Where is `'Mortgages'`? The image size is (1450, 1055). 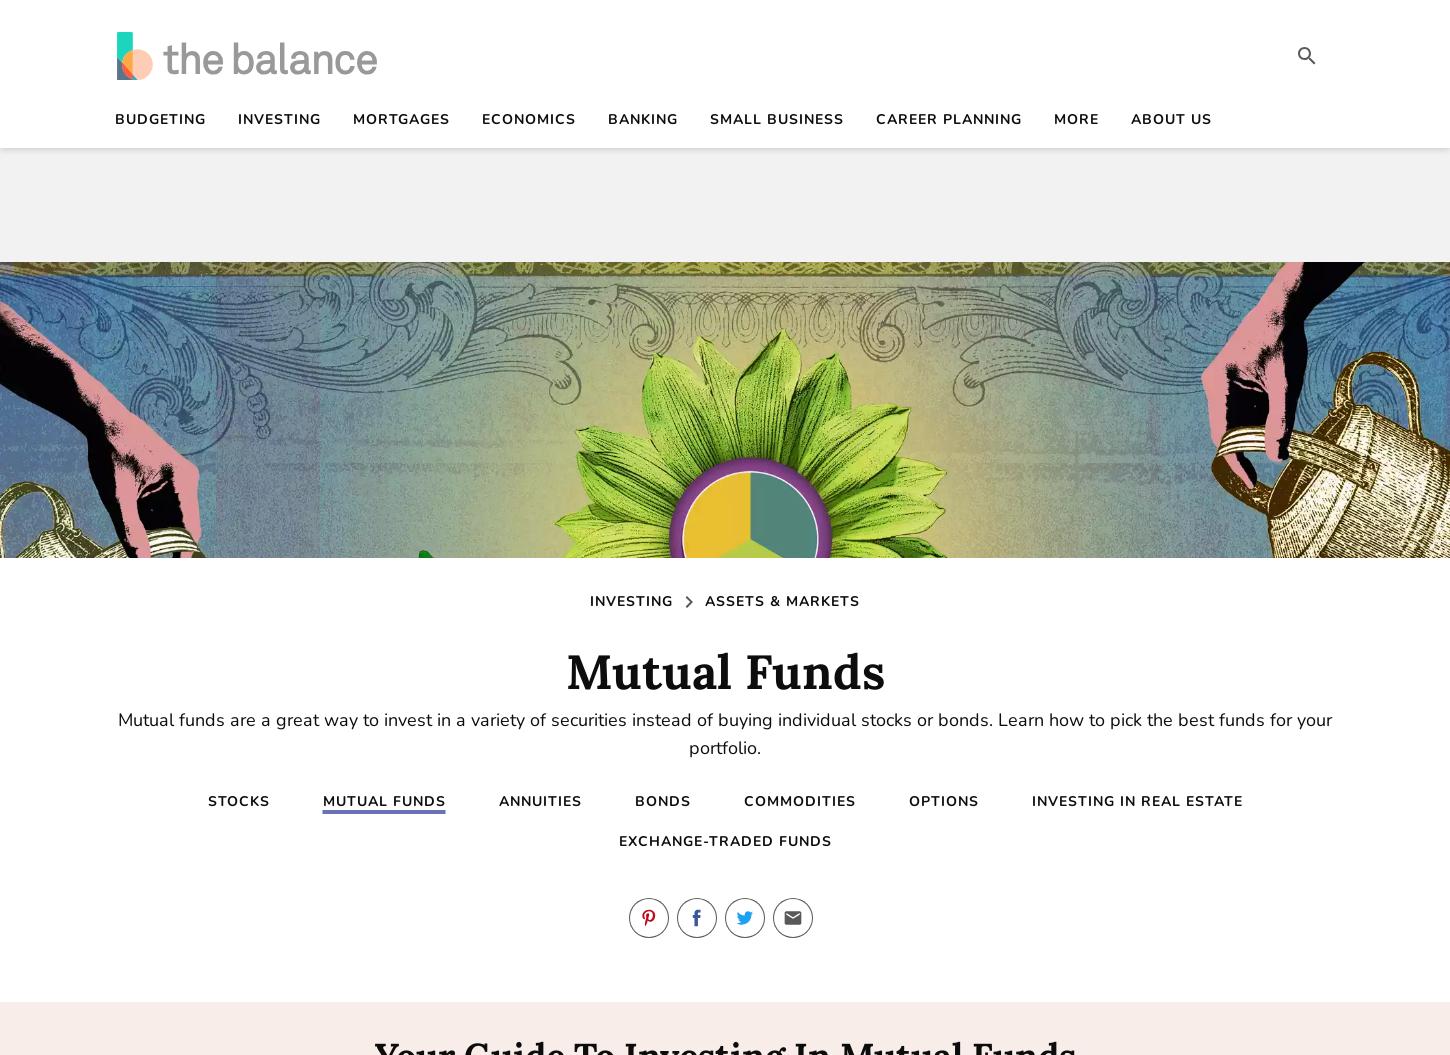
'Mortgages' is located at coordinates (400, 119).